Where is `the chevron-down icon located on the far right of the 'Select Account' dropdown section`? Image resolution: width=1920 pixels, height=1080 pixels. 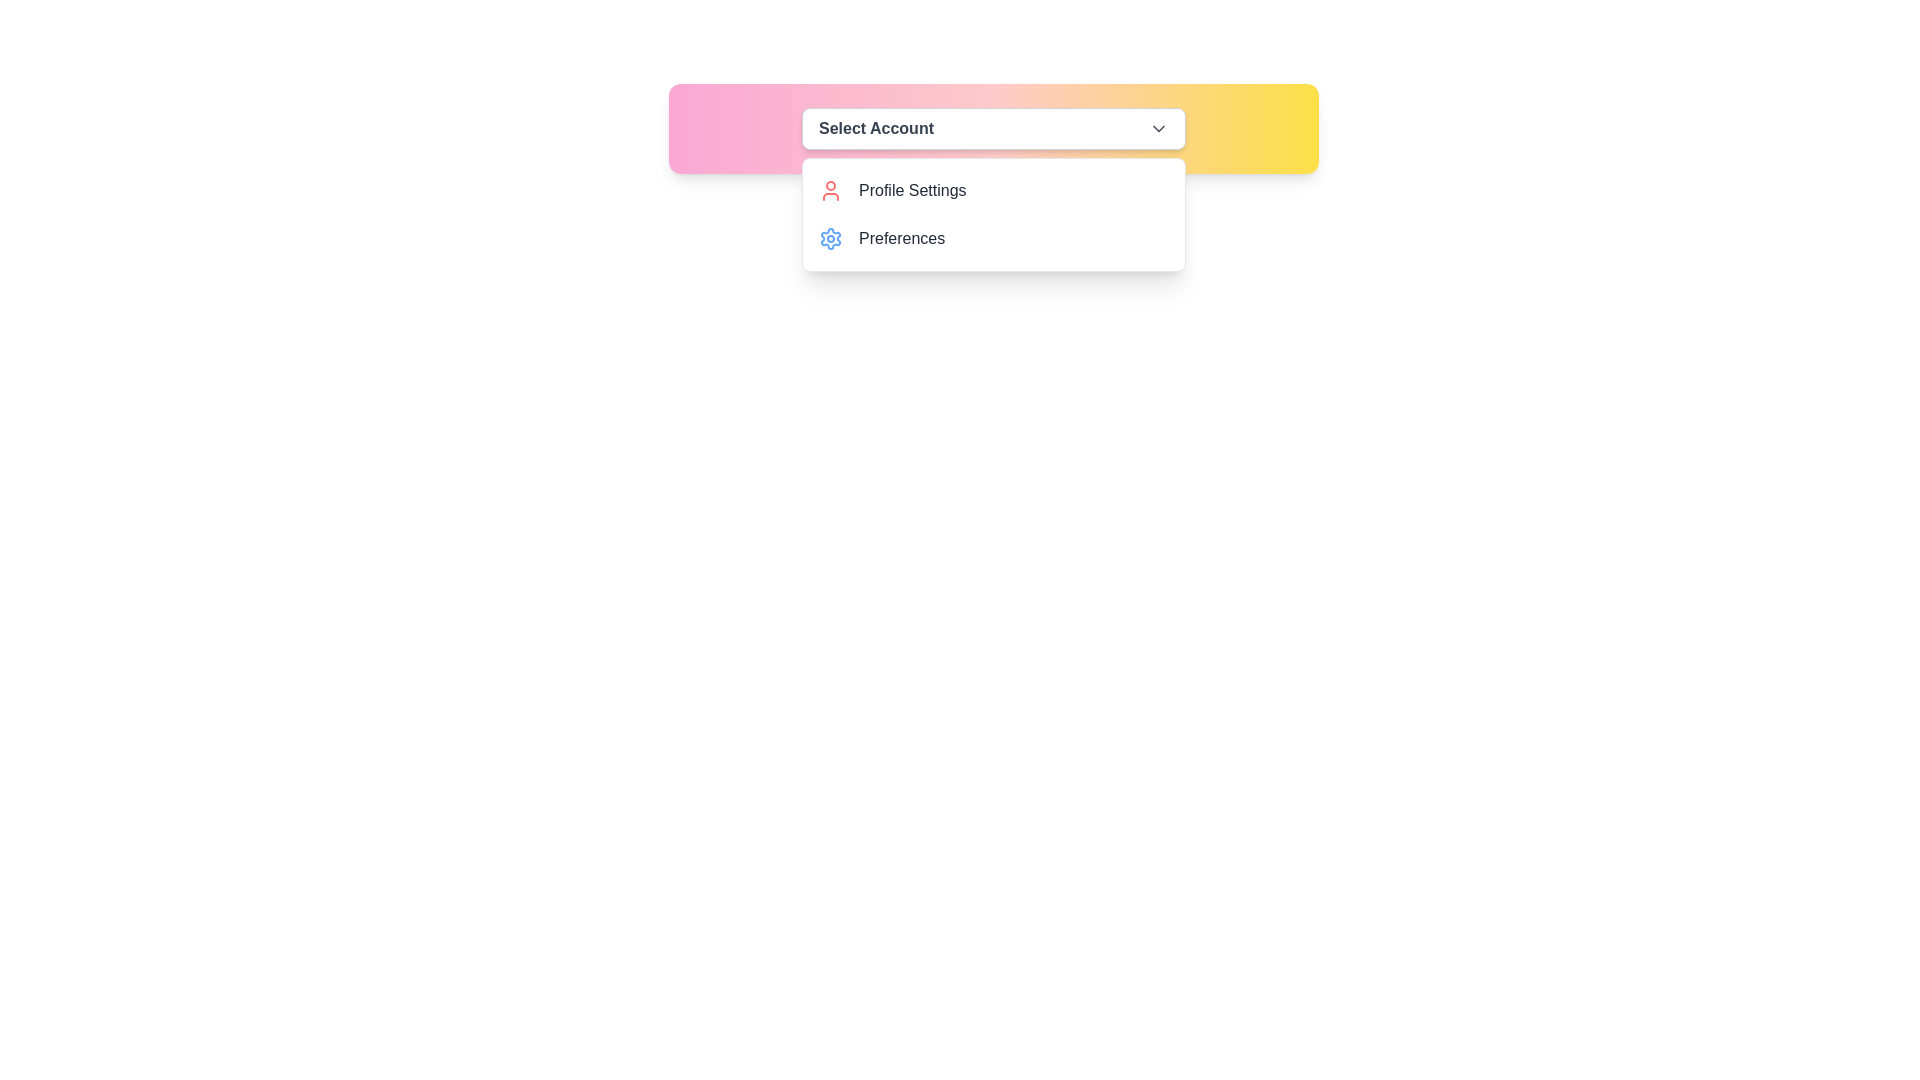
the chevron-down icon located on the far right of the 'Select Account' dropdown section is located at coordinates (1158, 128).